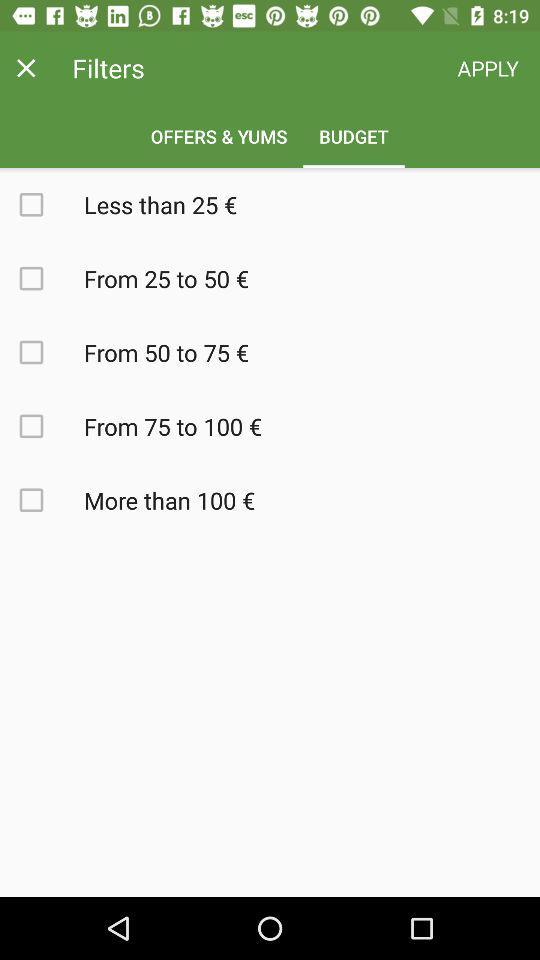  Describe the element at coordinates (42, 426) in the screenshot. I see `these can be converted into a 10 discount on your next mea` at that location.